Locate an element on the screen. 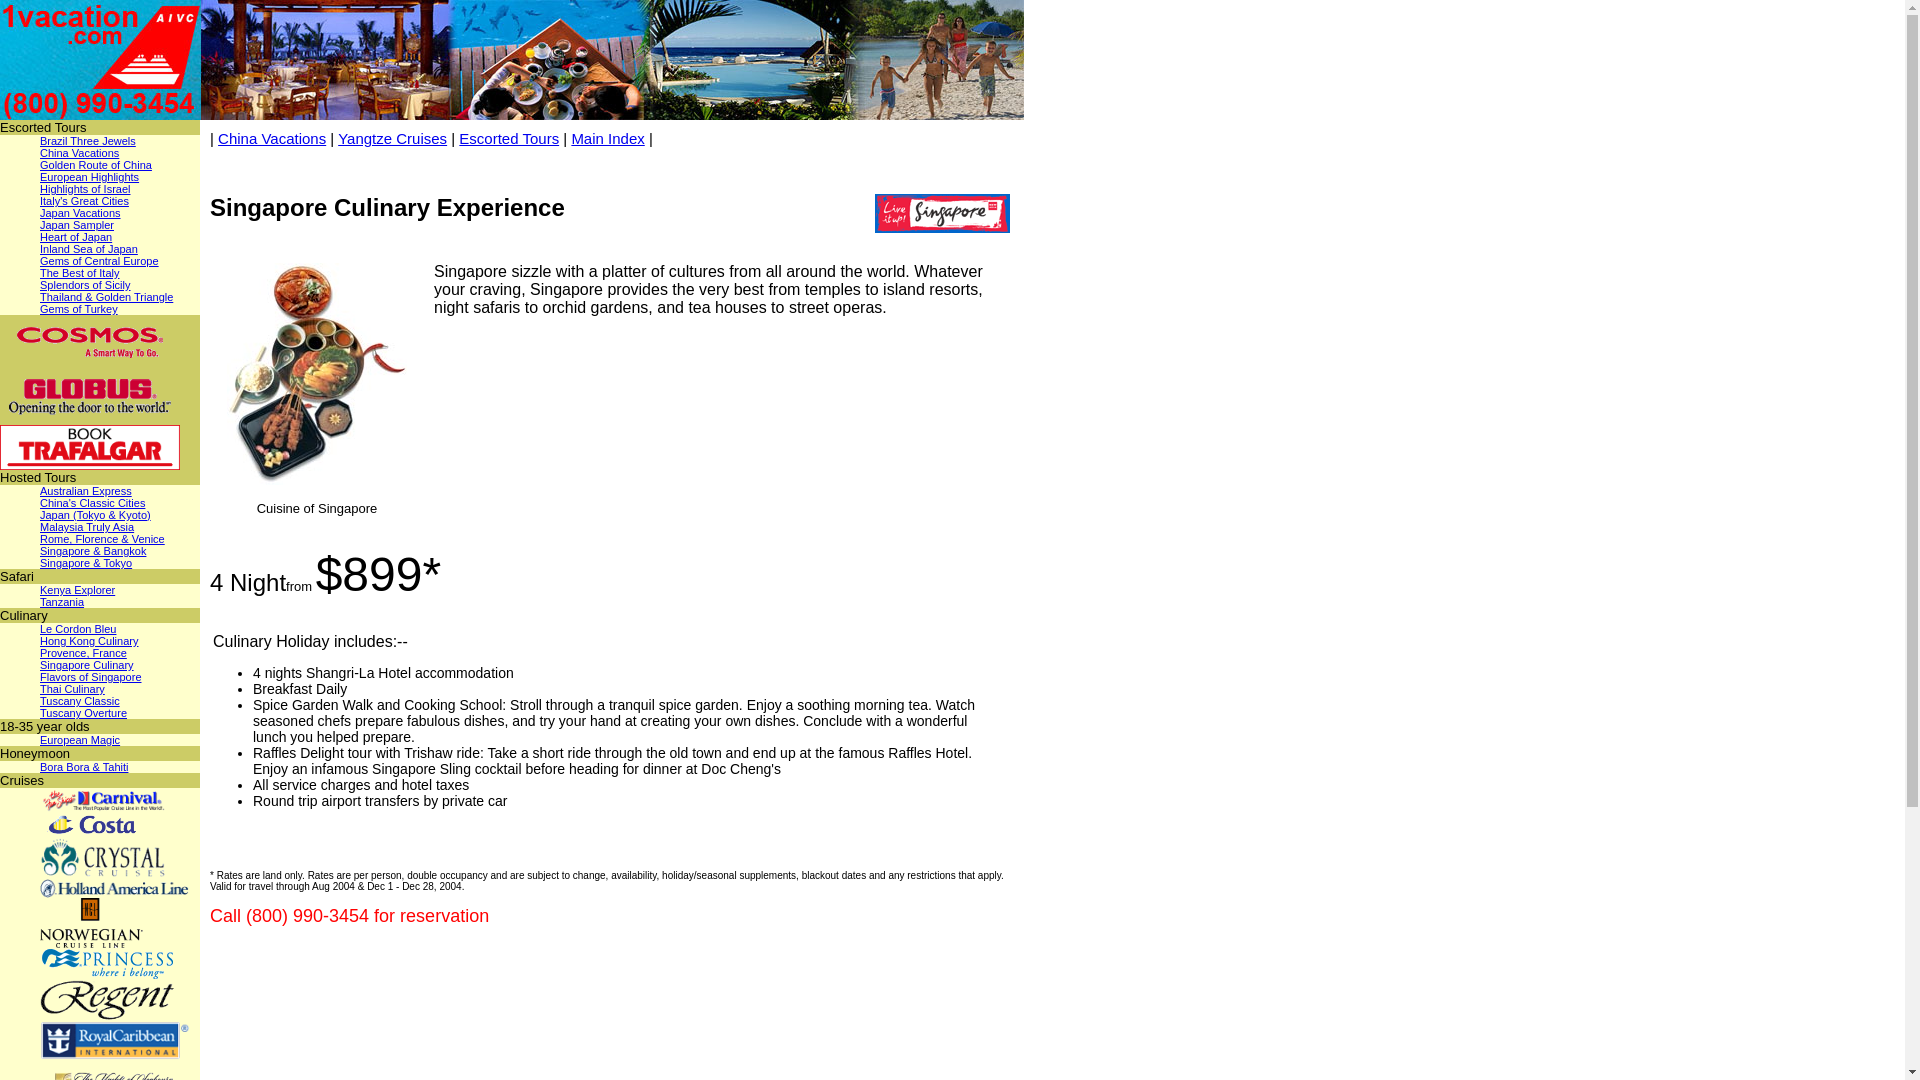 The height and width of the screenshot is (1080, 1920). 'Inland Sea of Japan' is located at coordinates (88, 248).